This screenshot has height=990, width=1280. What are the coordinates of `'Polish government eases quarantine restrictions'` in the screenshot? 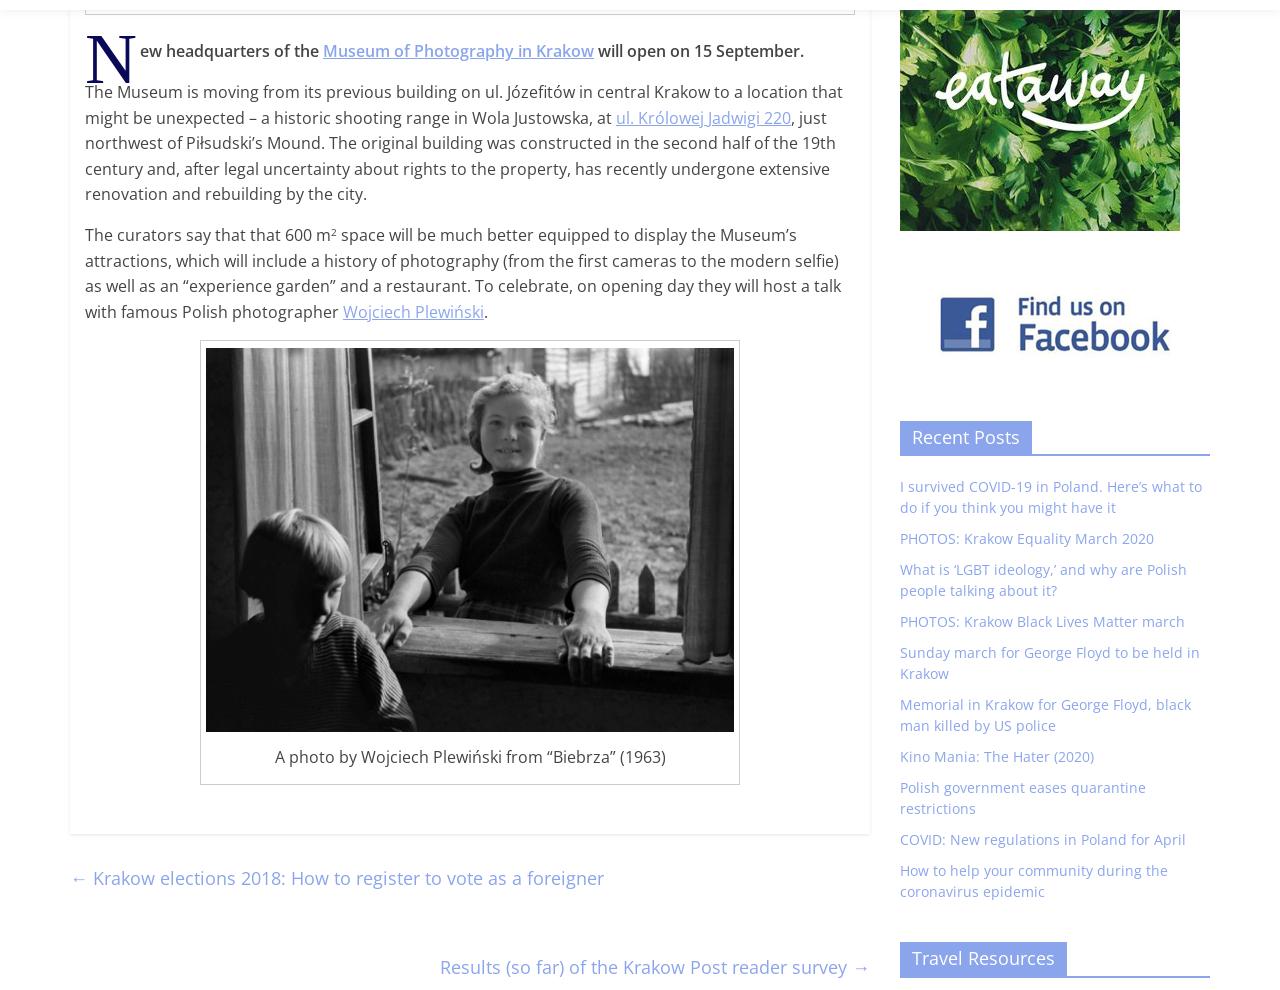 It's located at (1022, 797).